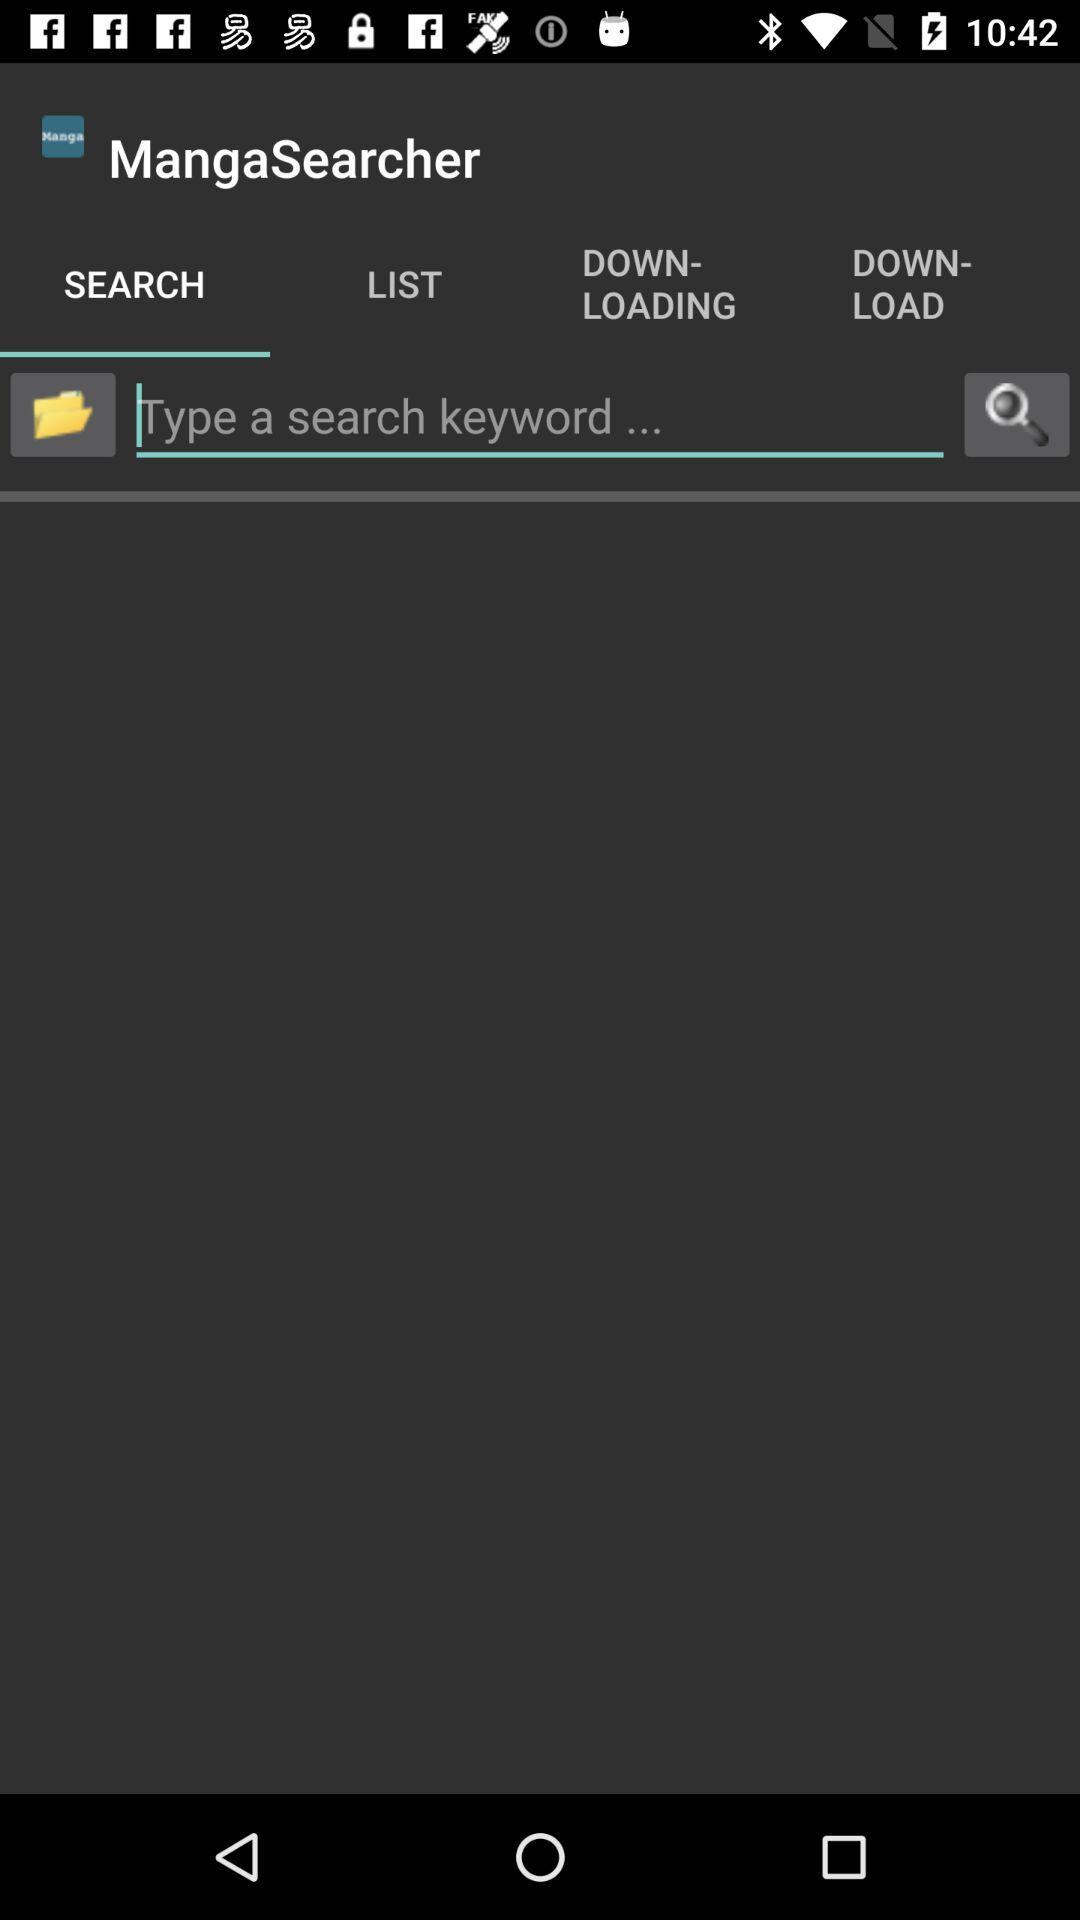  Describe the element at coordinates (1017, 413) in the screenshot. I see `the search icon` at that location.